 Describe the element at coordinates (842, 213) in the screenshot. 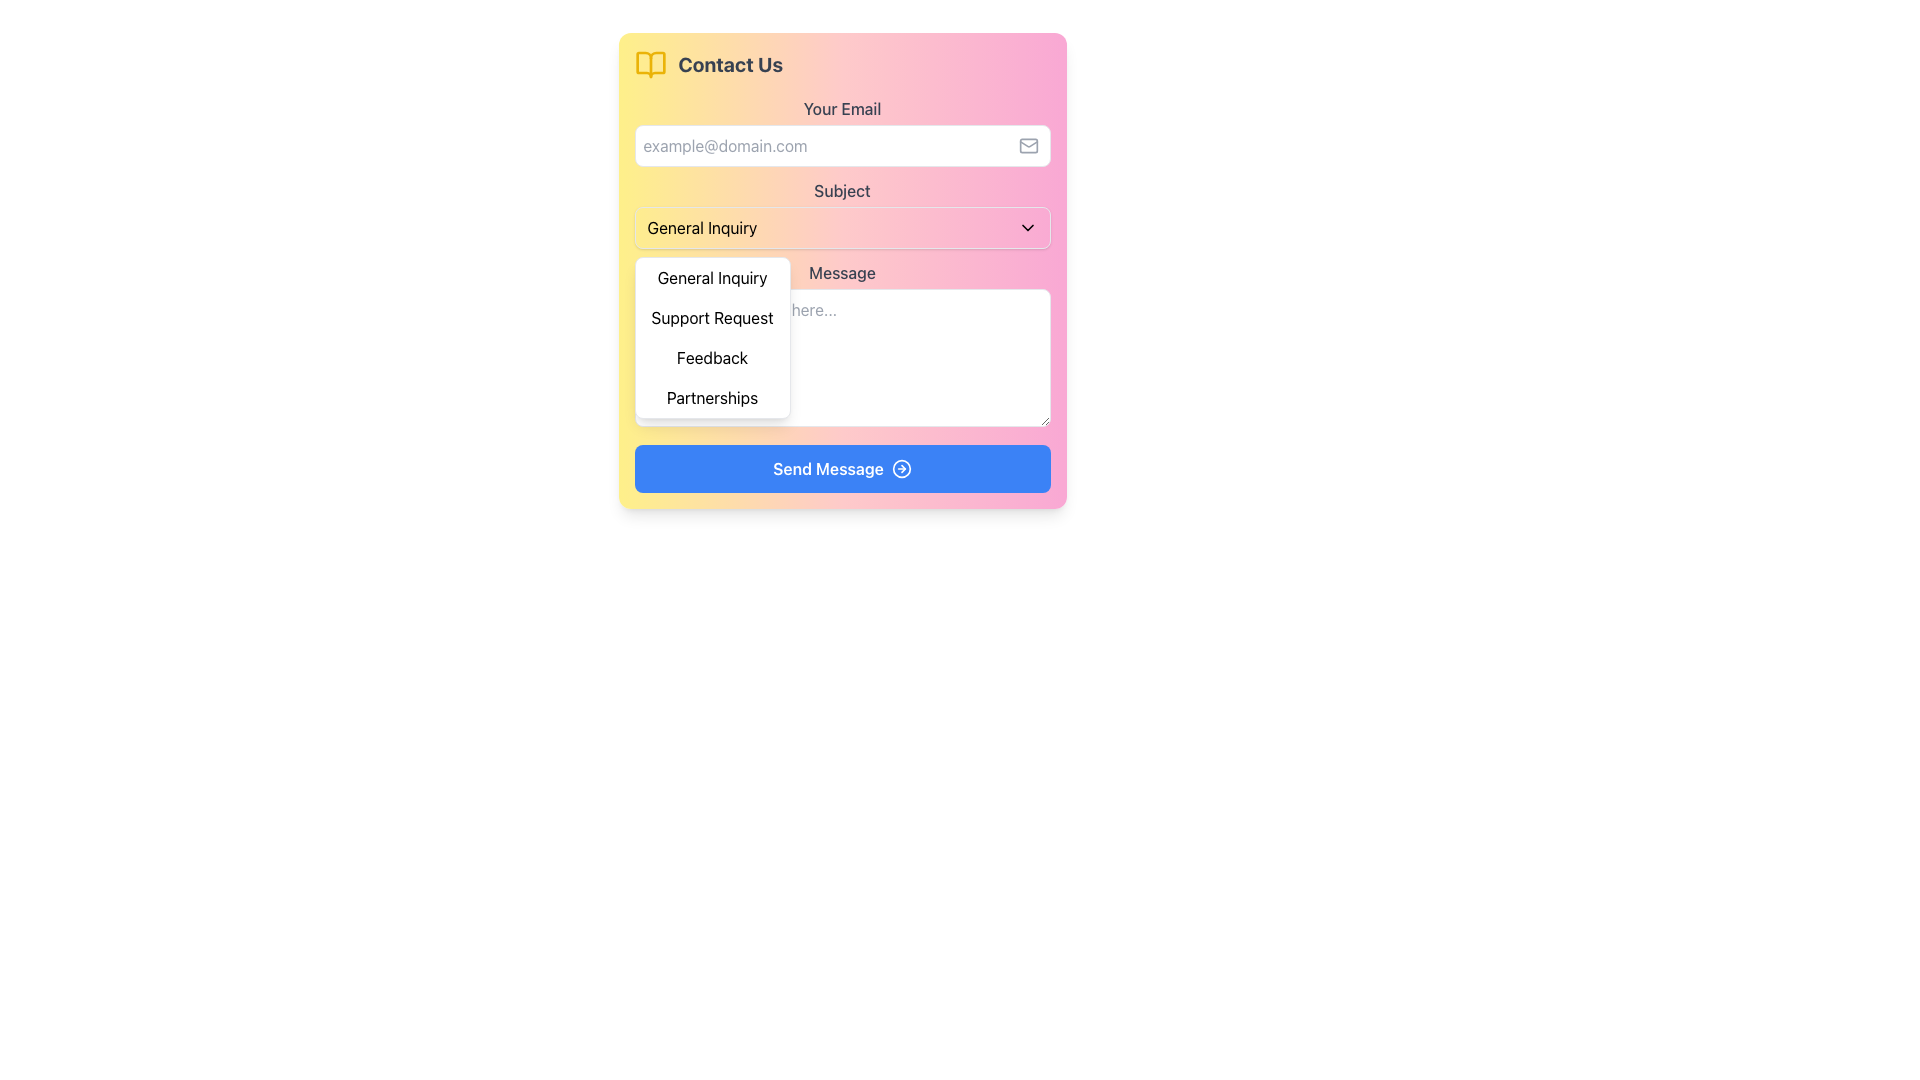

I see `the dropdown menu` at that location.